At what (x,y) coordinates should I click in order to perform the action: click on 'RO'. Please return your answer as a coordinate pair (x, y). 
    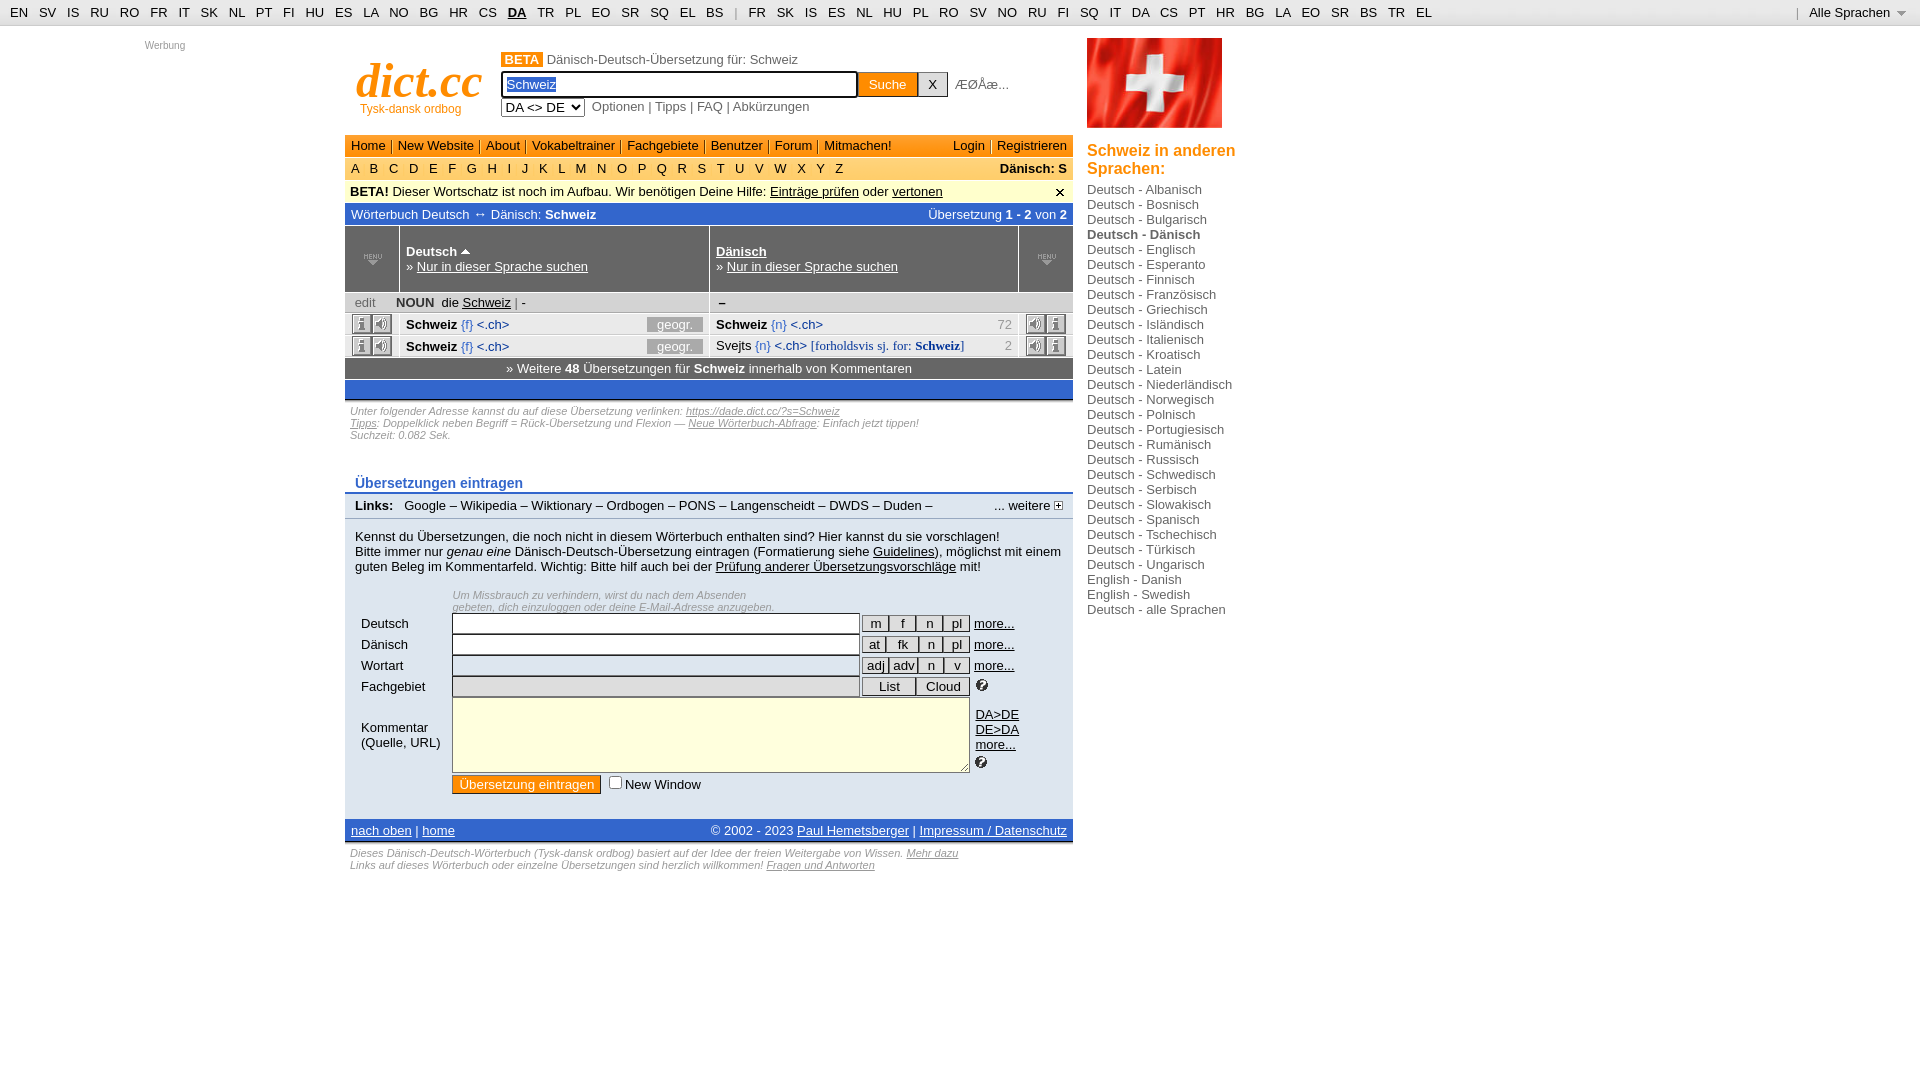
    Looking at the image, I should click on (128, 12).